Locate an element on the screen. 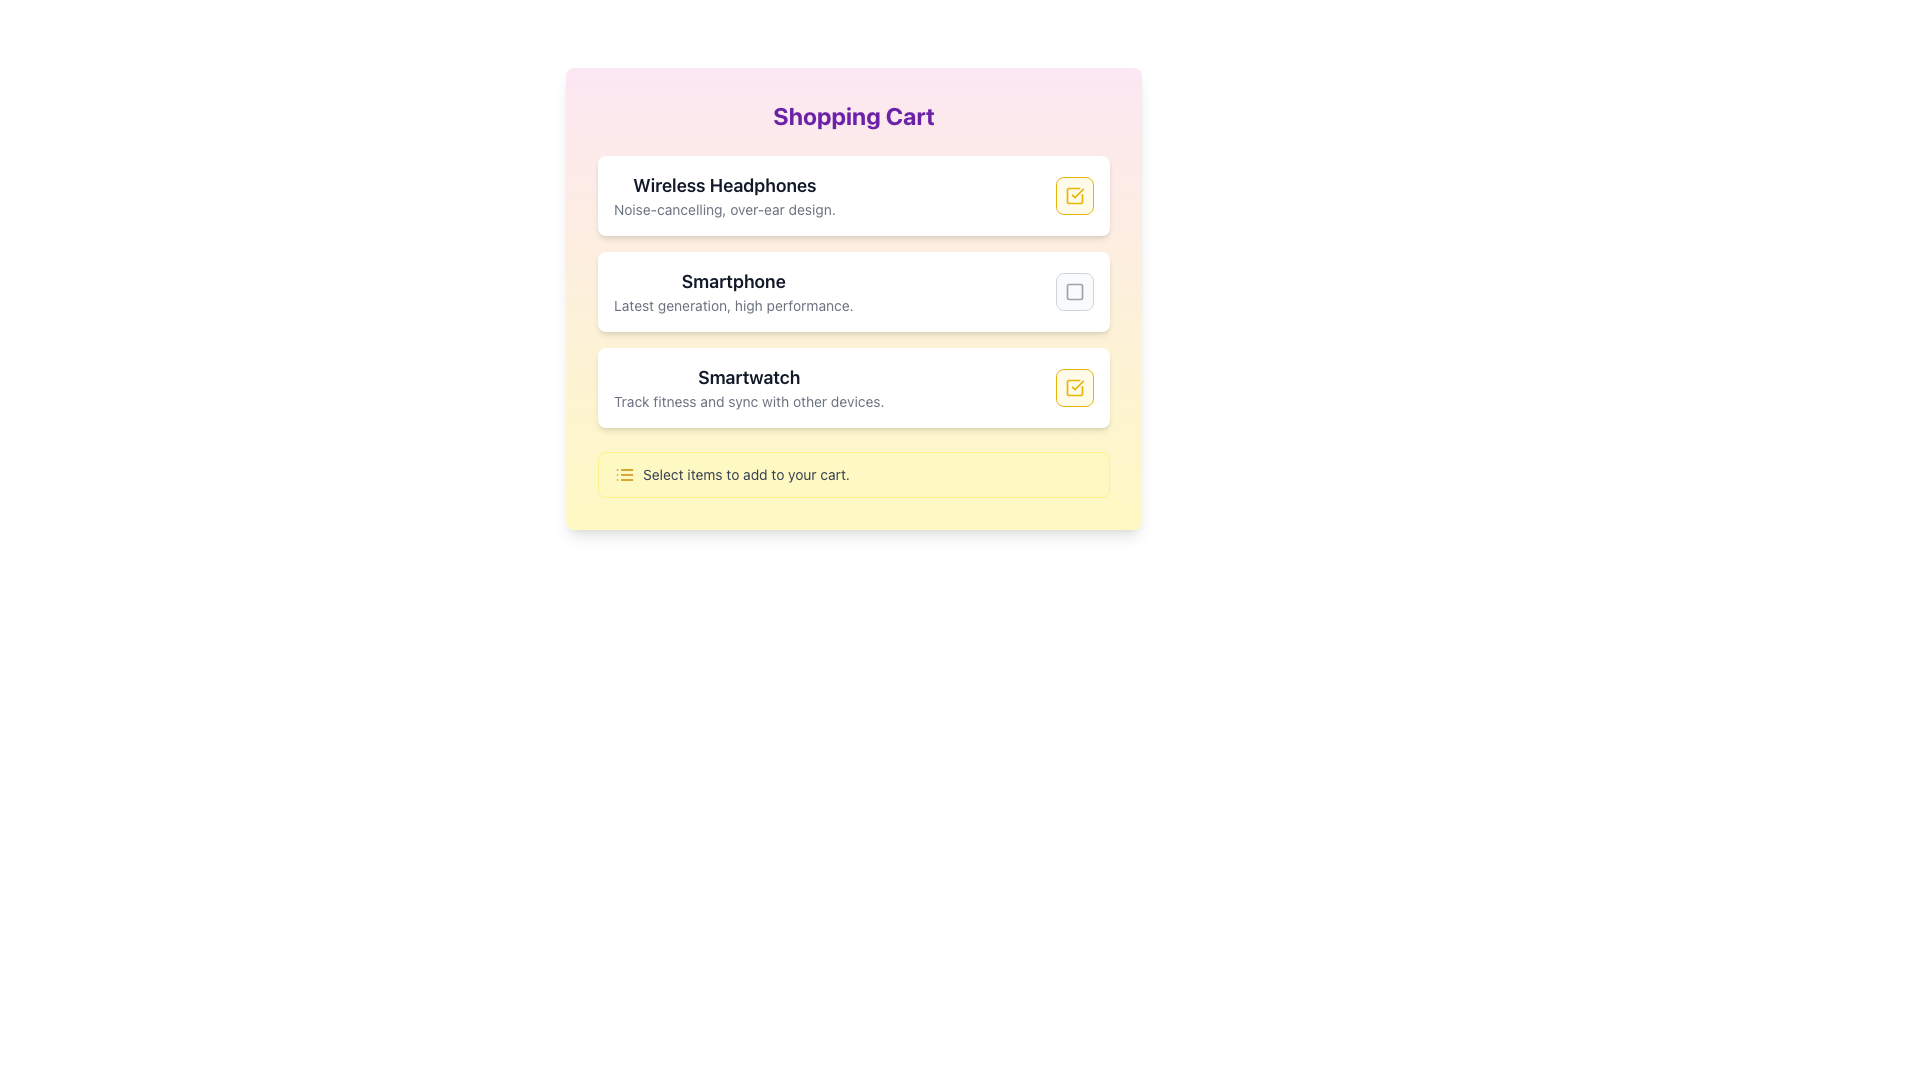 The width and height of the screenshot is (1920, 1080). the yellow square icon with rounded edges featuring a checkmark, located in the Smartwatch section of the shopping cart interface is located at coordinates (1074, 388).